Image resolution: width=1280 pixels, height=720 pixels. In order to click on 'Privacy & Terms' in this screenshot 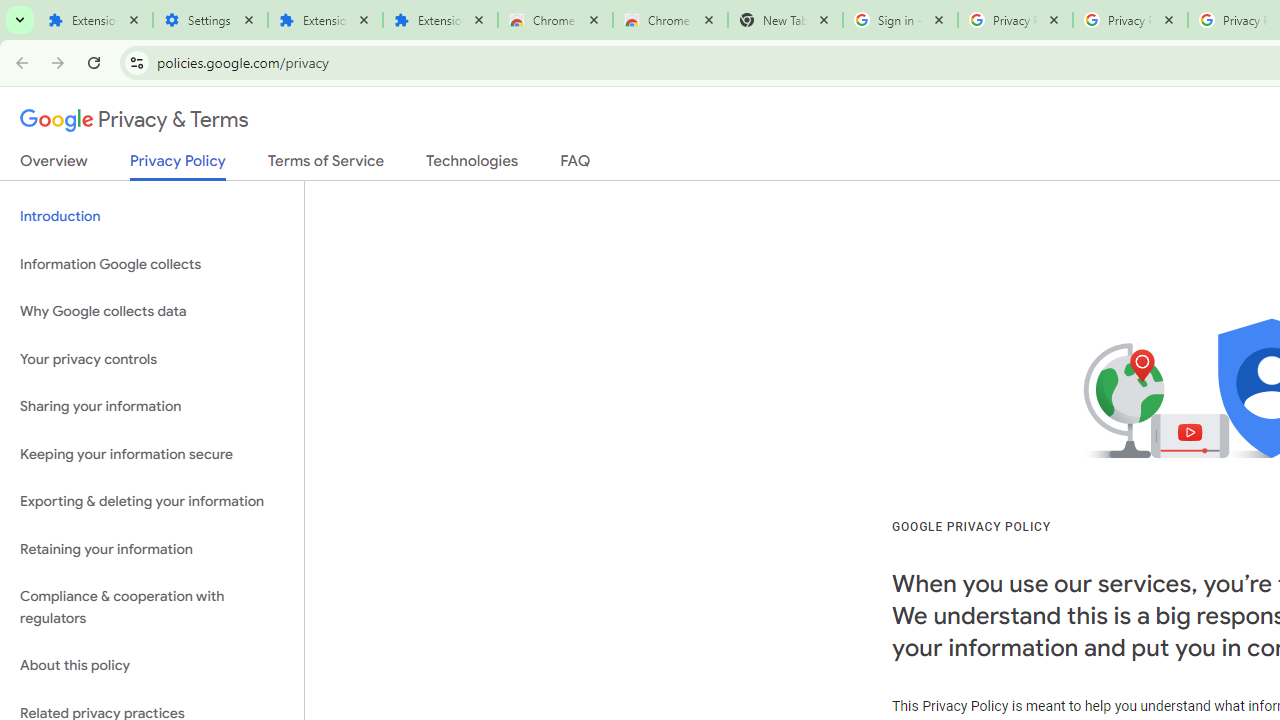, I will do `click(134, 120)`.